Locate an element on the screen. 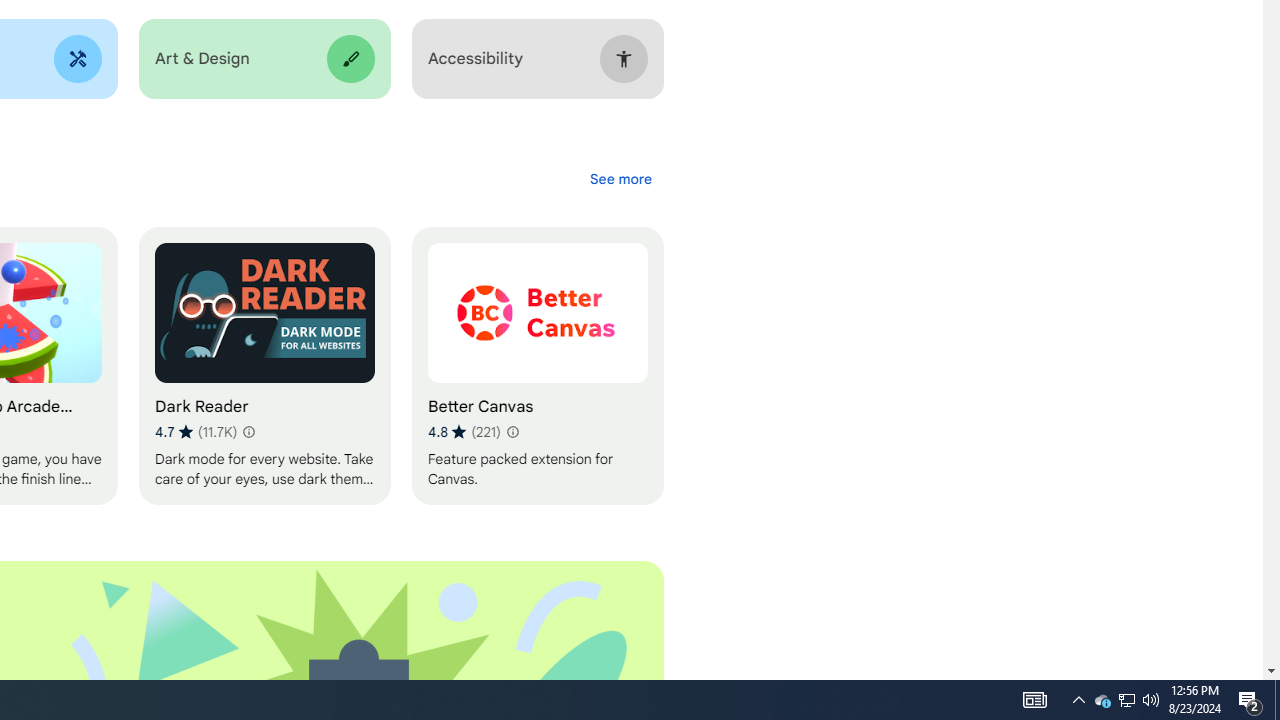 Image resolution: width=1280 pixels, height=720 pixels. 'Average rating 4.8 out of 5 stars. 221 ratings.' is located at coordinates (512, 431).